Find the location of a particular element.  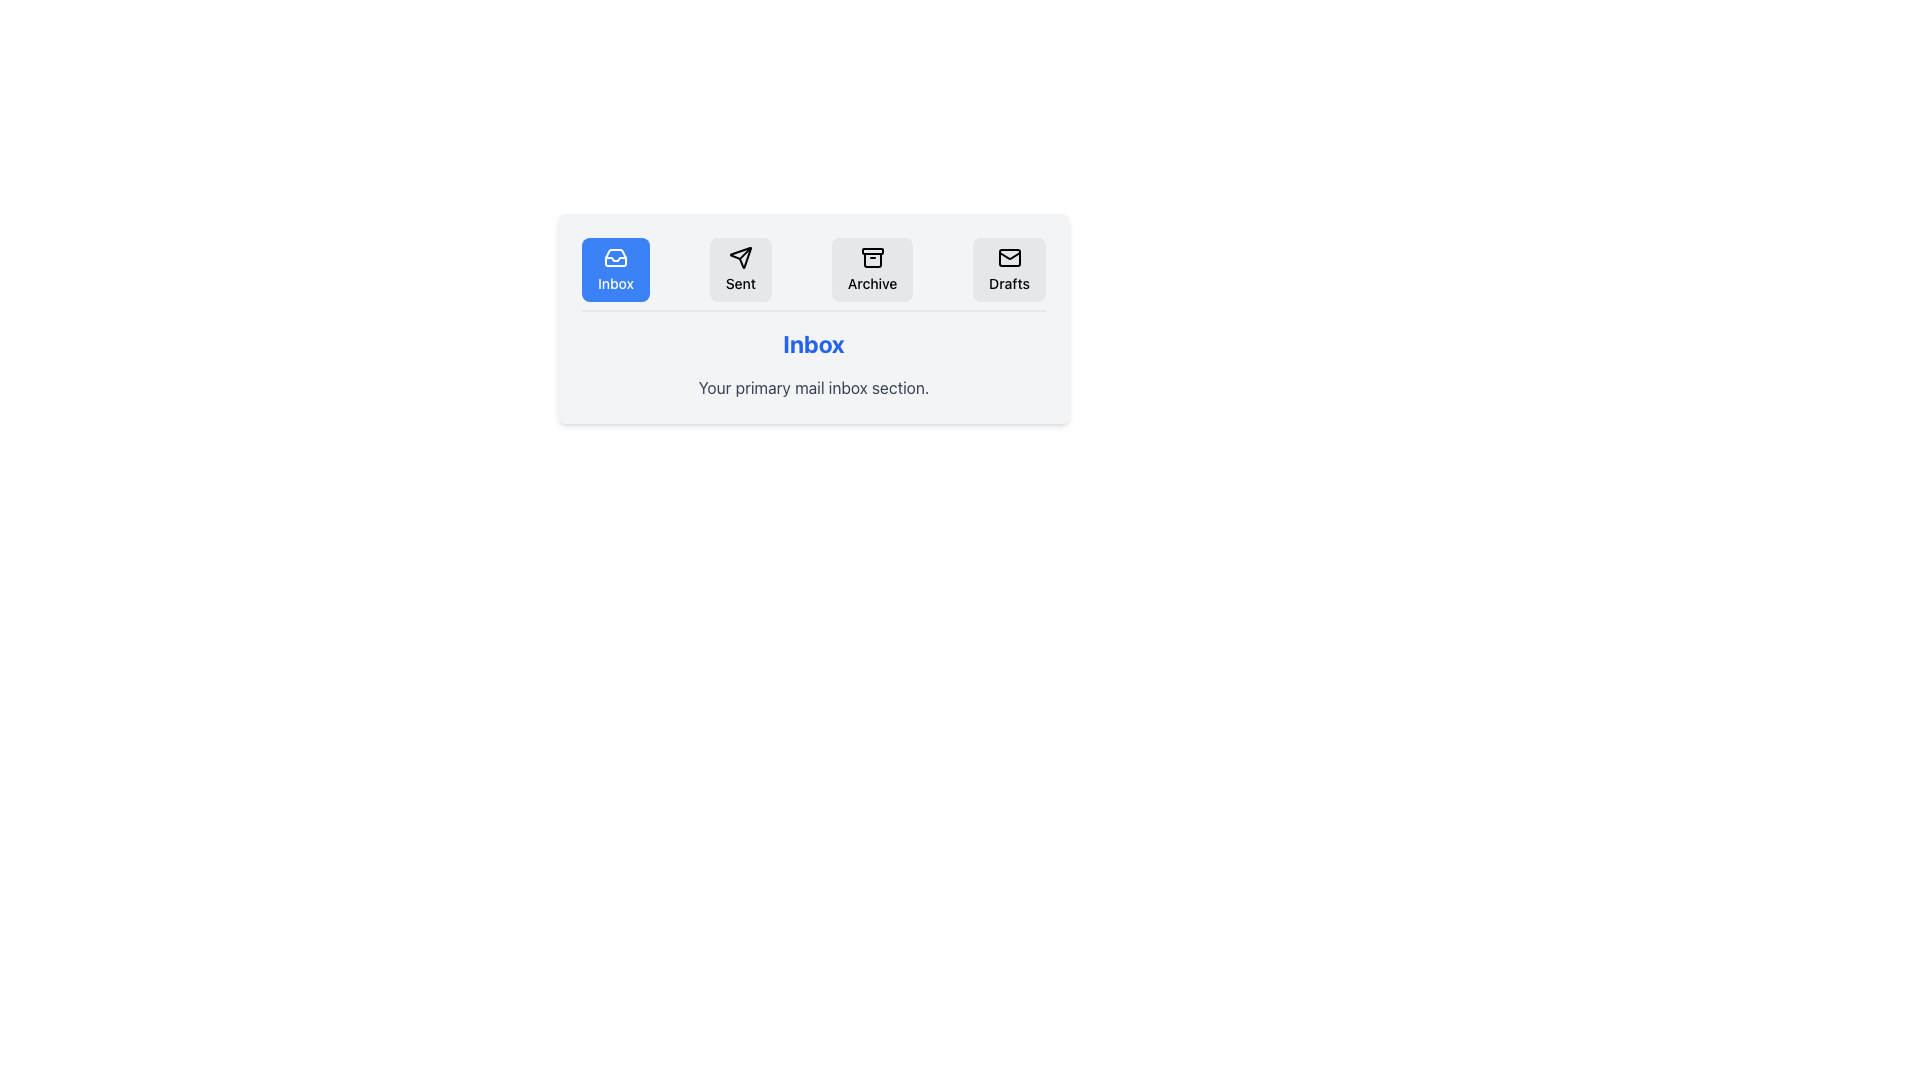

the third button from the left in a horizontal row of four buttons is located at coordinates (872, 270).